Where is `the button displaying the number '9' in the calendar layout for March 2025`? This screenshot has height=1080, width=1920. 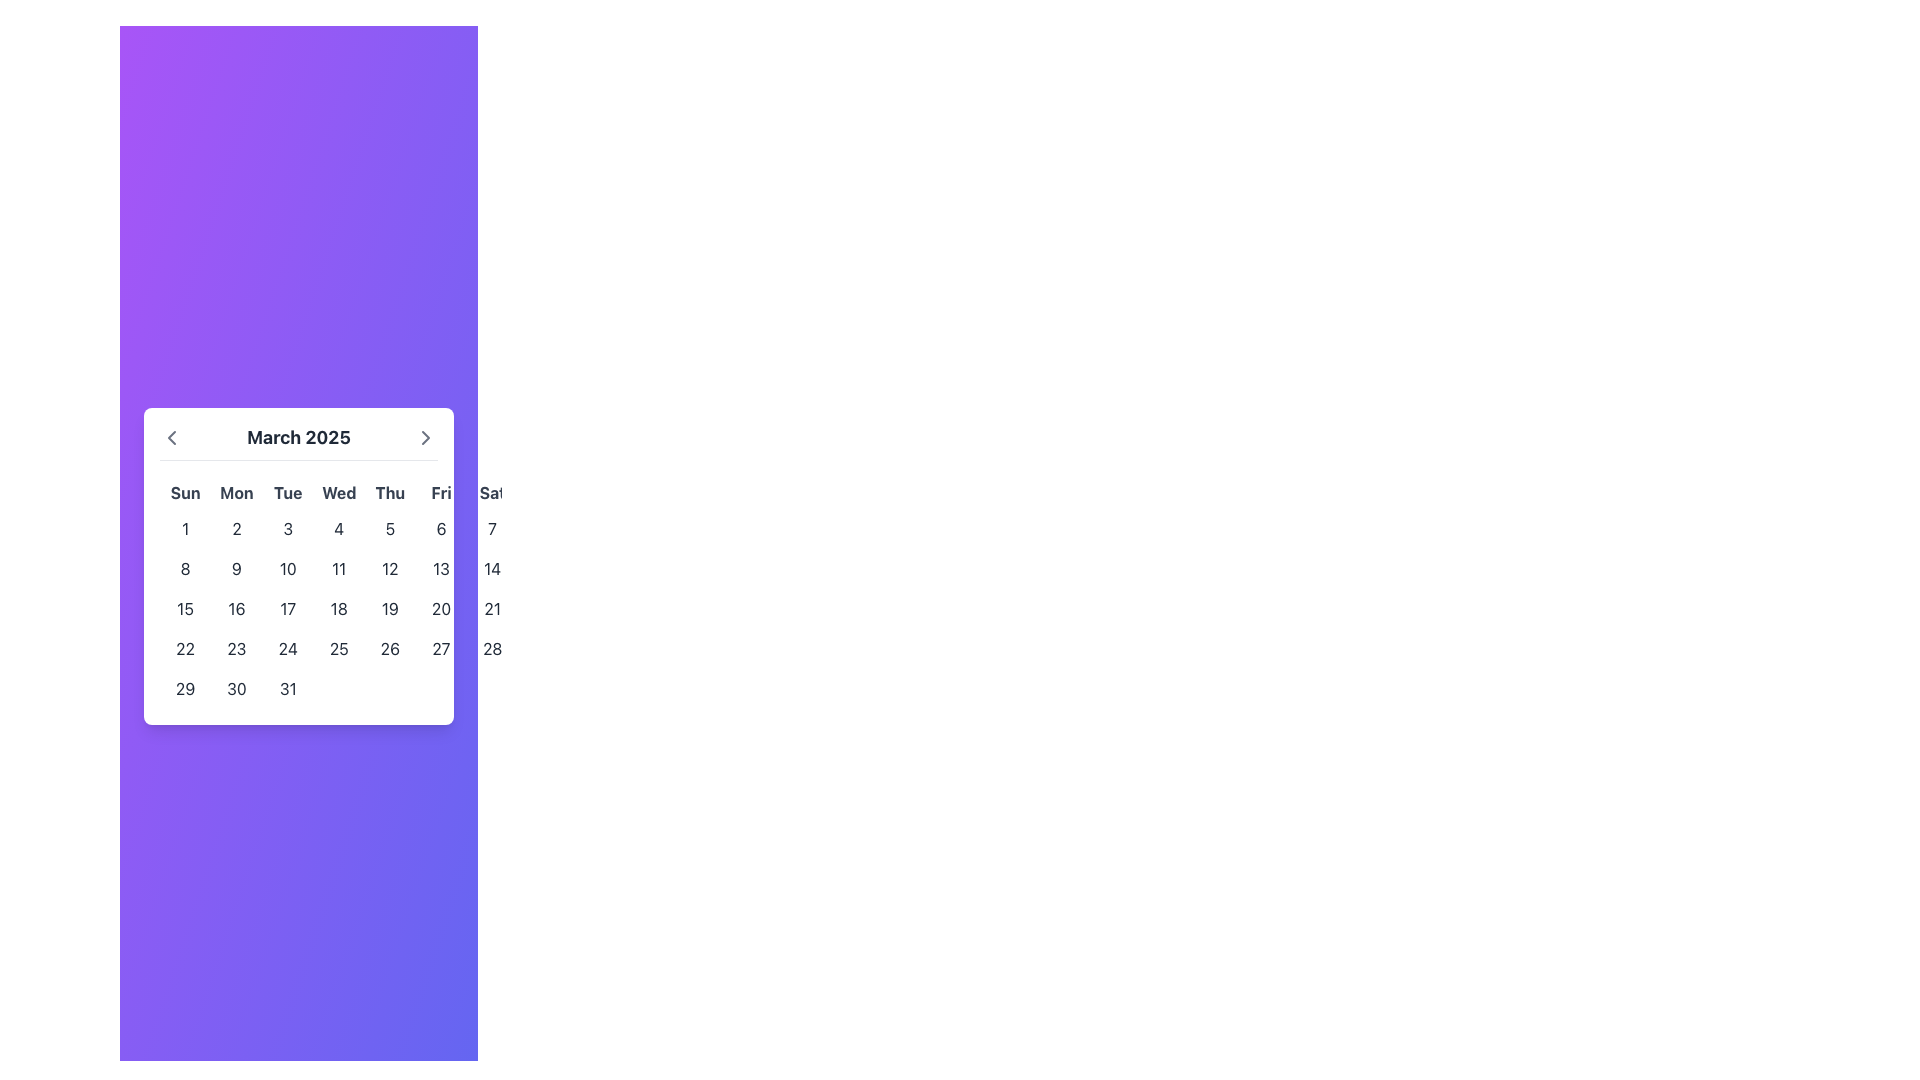 the button displaying the number '9' in the calendar layout for March 2025 is located at coordinates (236, 568).